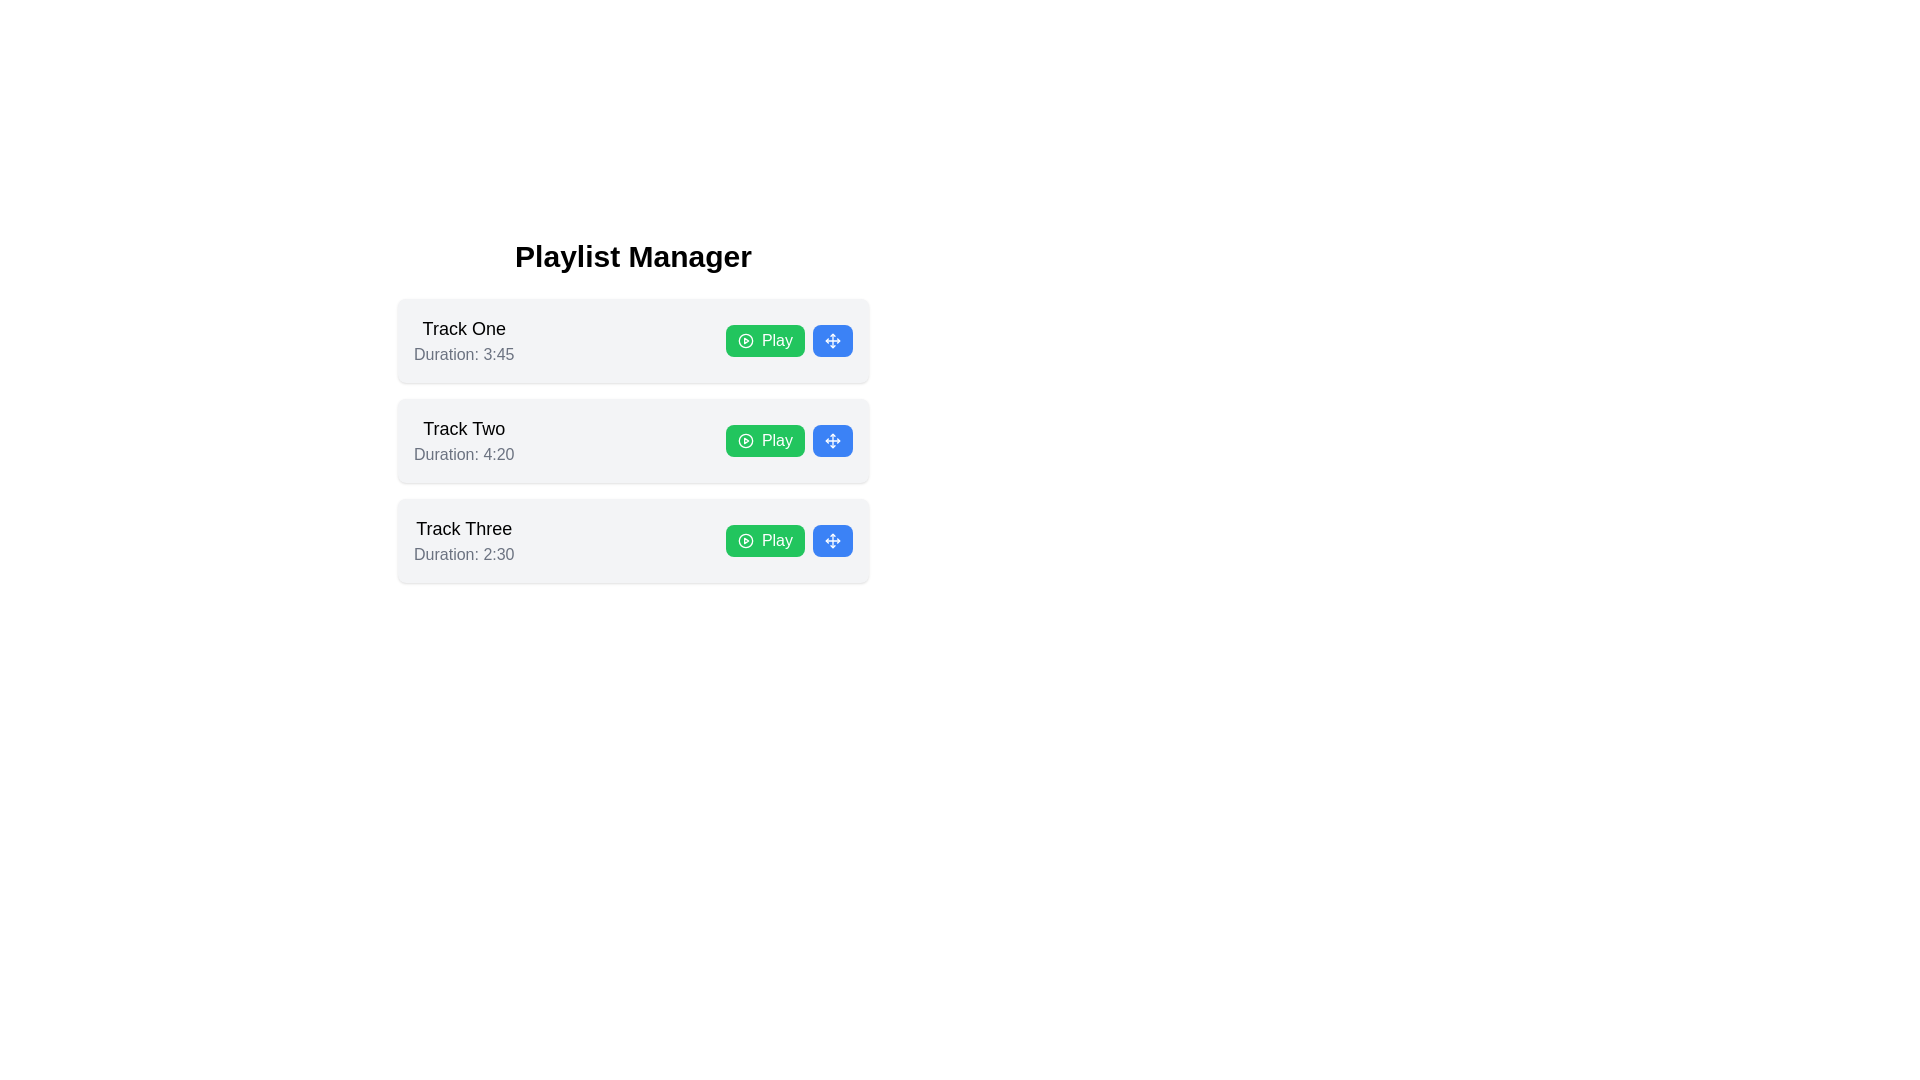 Image resolution: width=1920 pixels, height=1080 pixels. Describe the element at coordinates (632, 410) in the screenshot. I see `the track names within the 'Playlist Manager' section, which contains a vertical list of tracks with interactive options` at that location.